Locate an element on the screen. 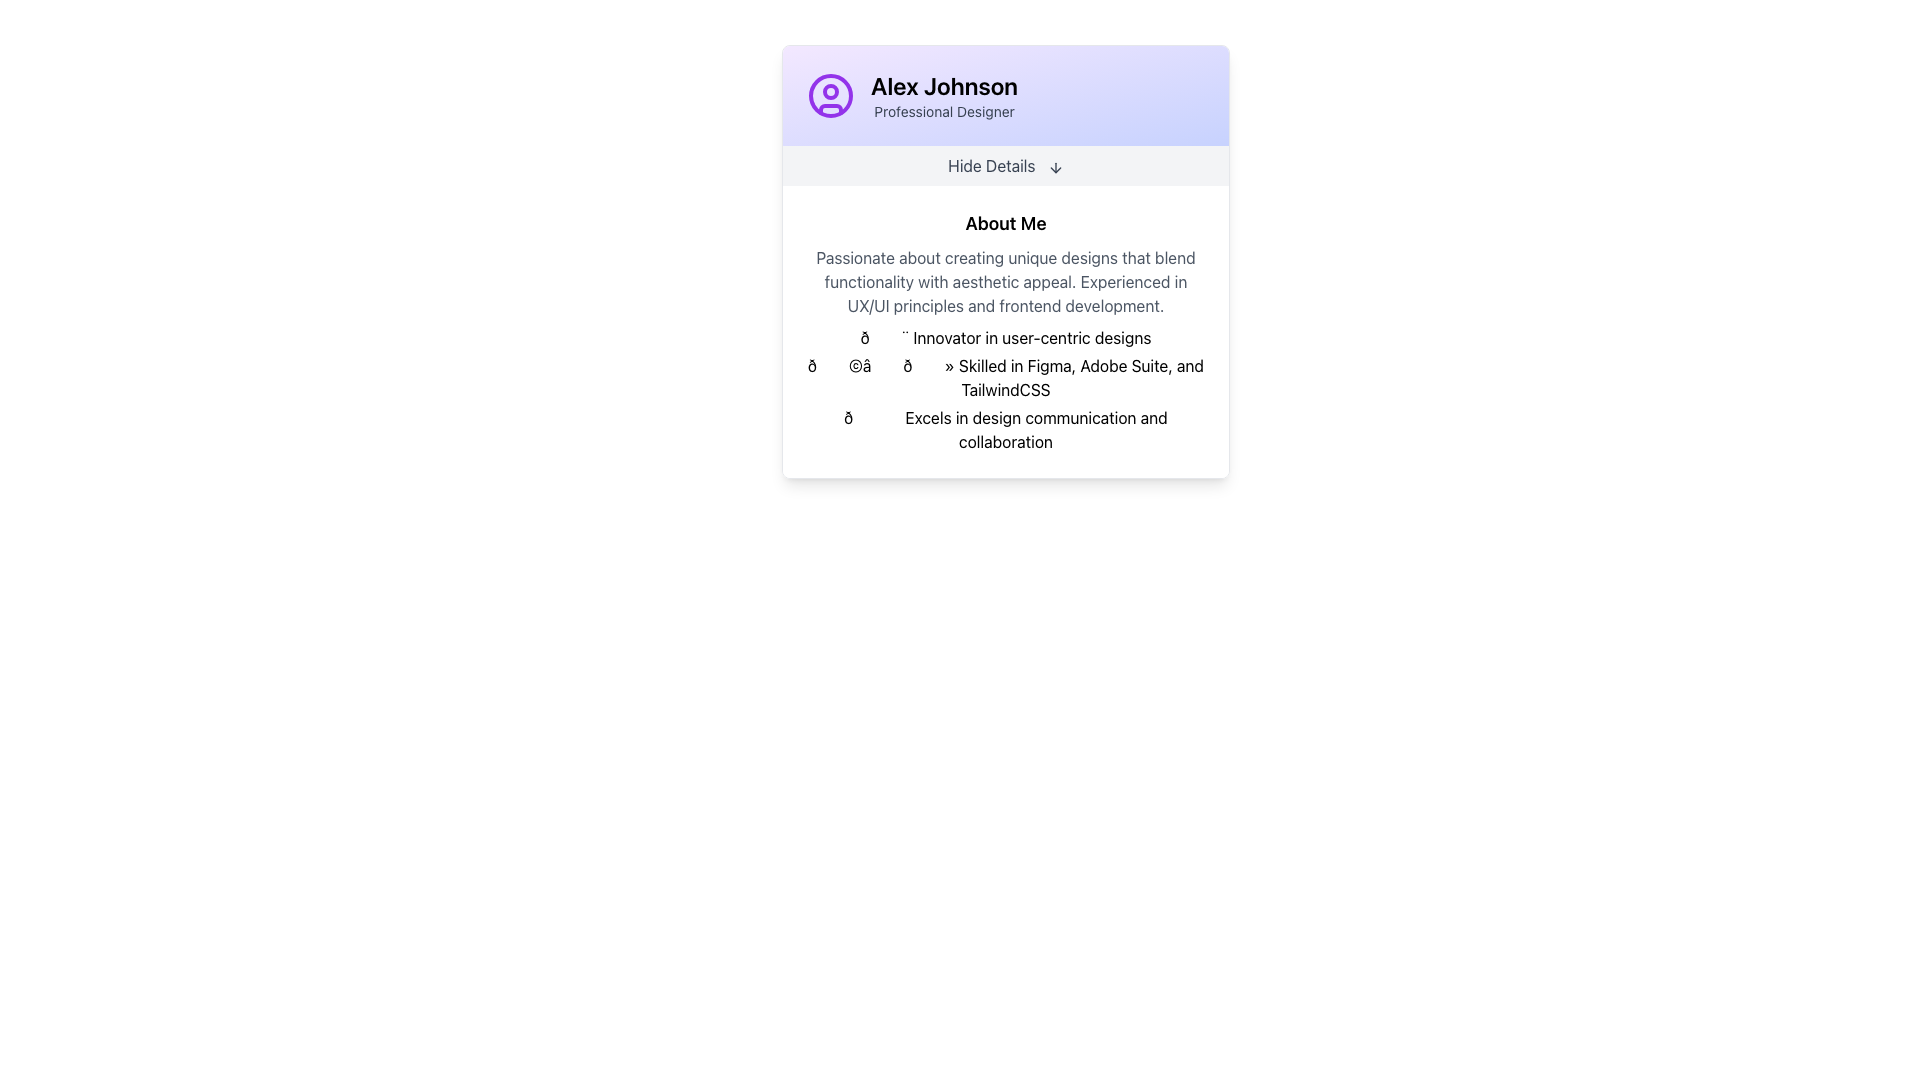 The image size is (1920, 1080). the text display element that provides information about the user's skills and qualities, located below the text '👩‍💻 Skilled in Figma, Adobe Suite, and TailwindCSS' is located at coordinates (1006, 428).